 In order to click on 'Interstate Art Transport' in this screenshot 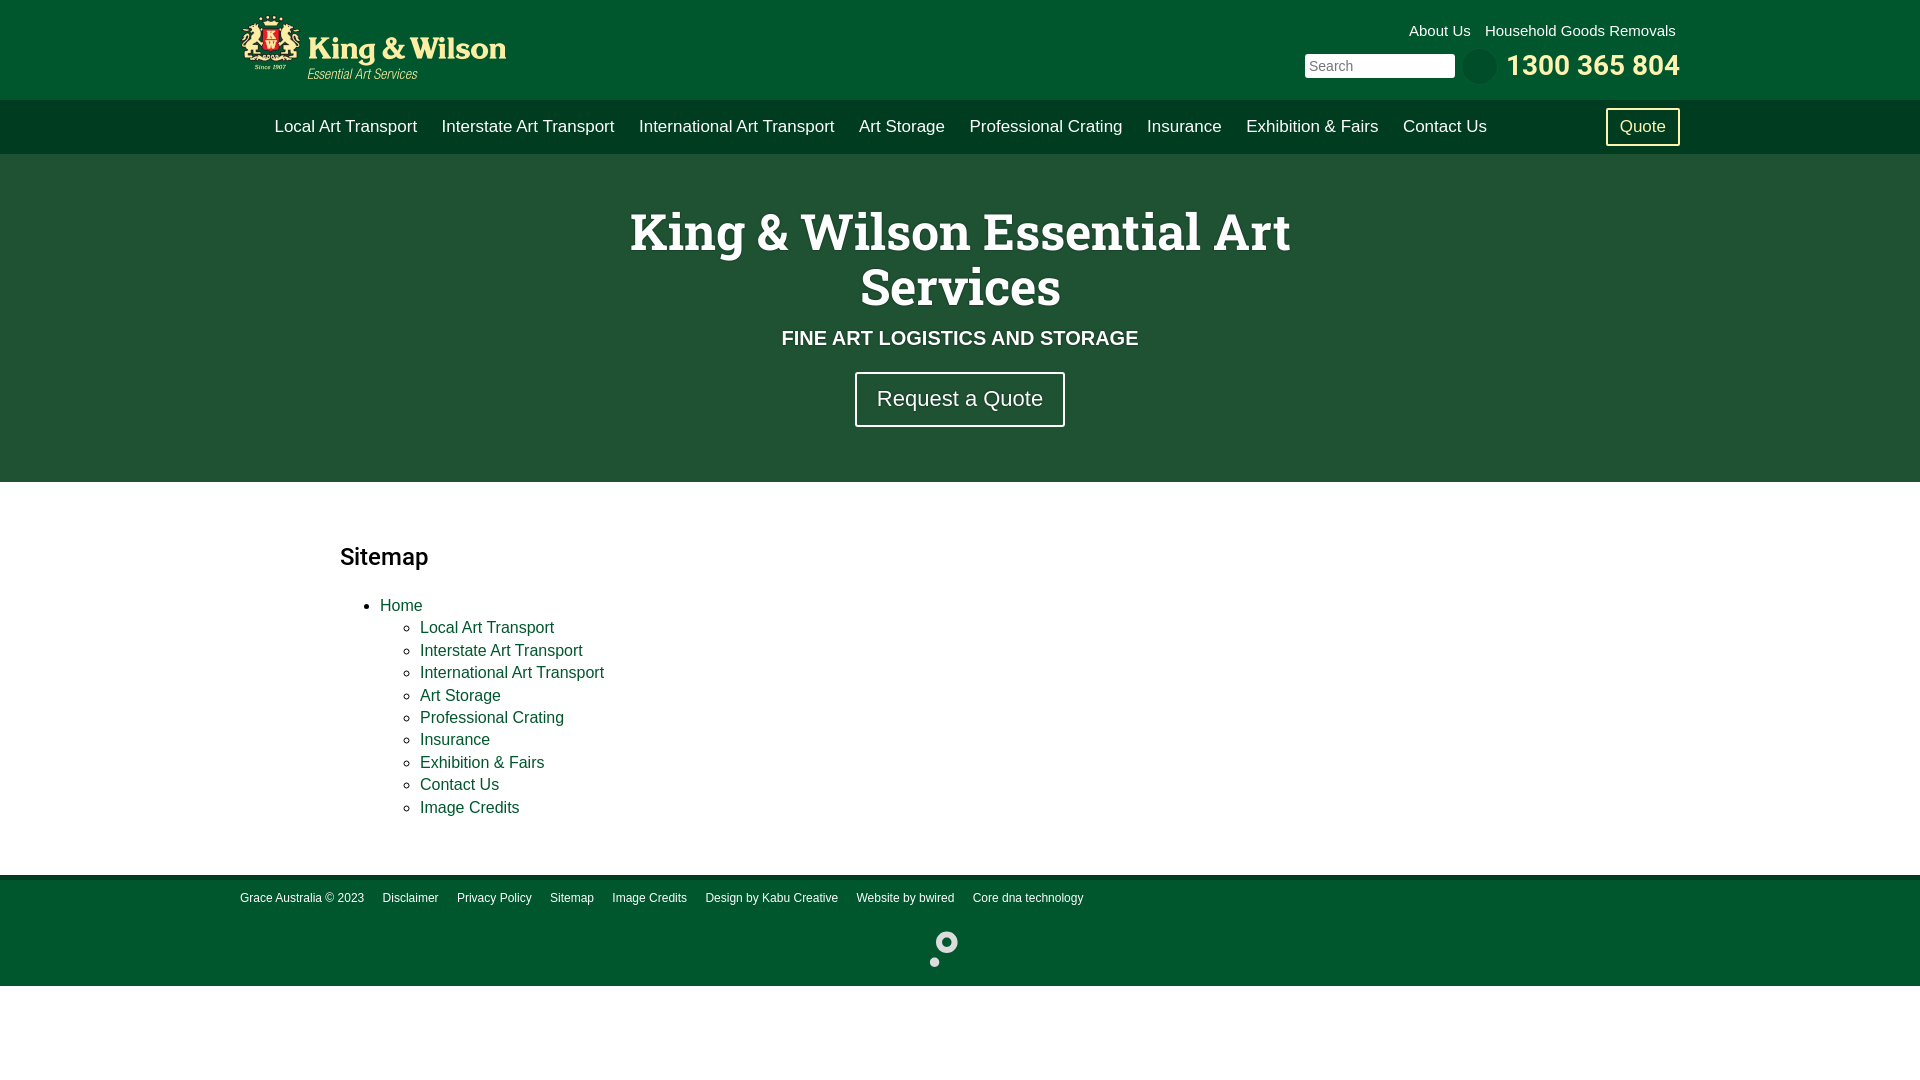, I will do `click(431, 127)`.